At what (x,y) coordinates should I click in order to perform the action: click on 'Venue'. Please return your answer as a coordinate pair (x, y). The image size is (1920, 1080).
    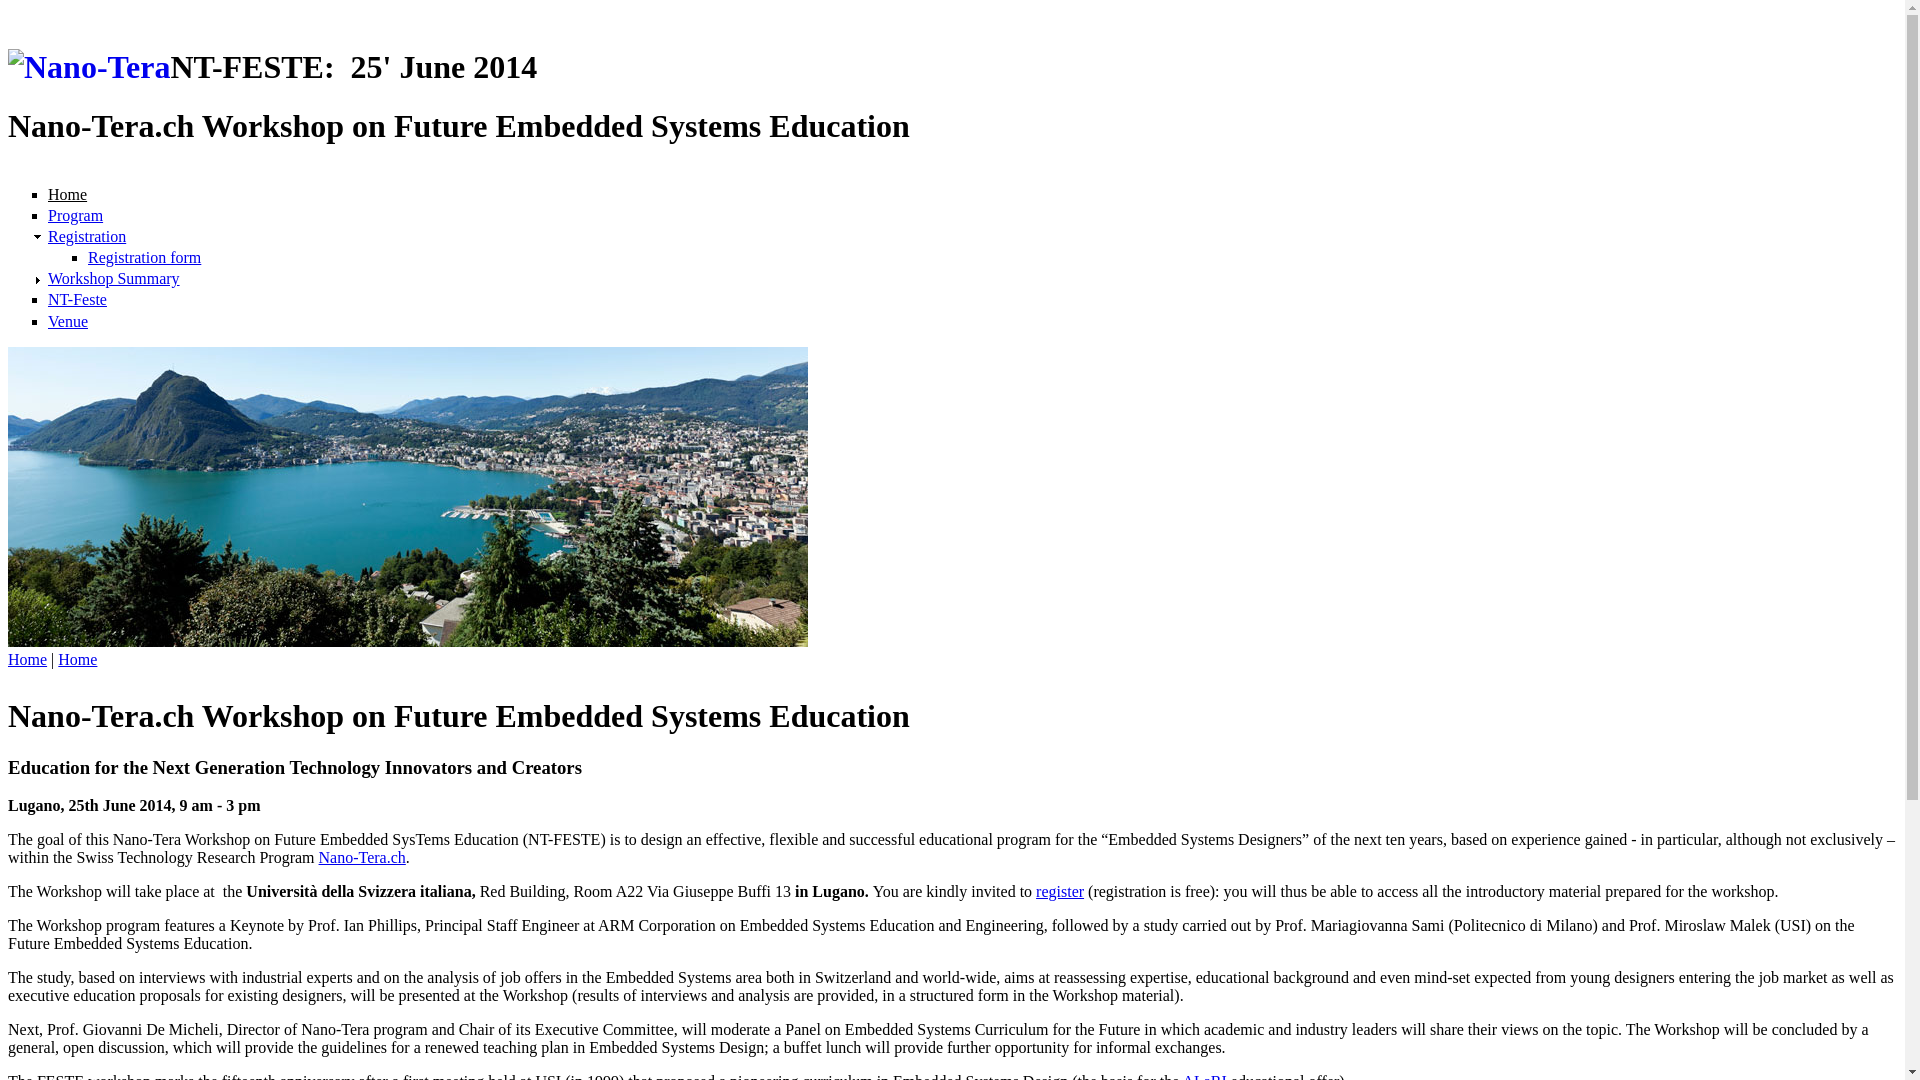
    Looking at the image, I should click on (48, 320).